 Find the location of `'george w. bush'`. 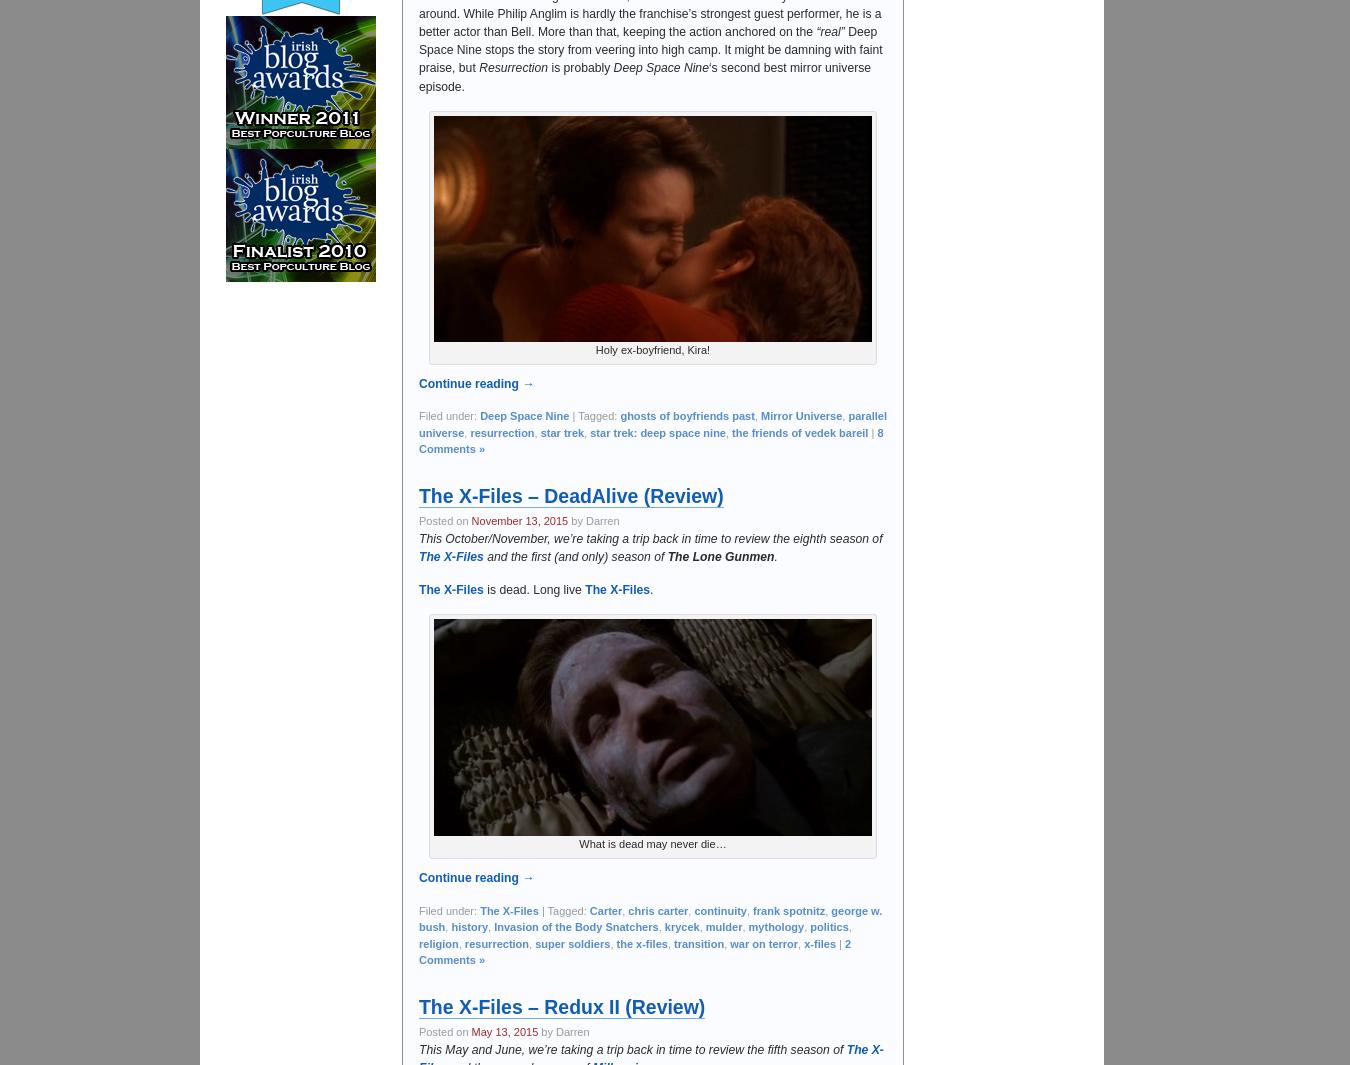

'george w. bush' is located at coordinates (650, 918).